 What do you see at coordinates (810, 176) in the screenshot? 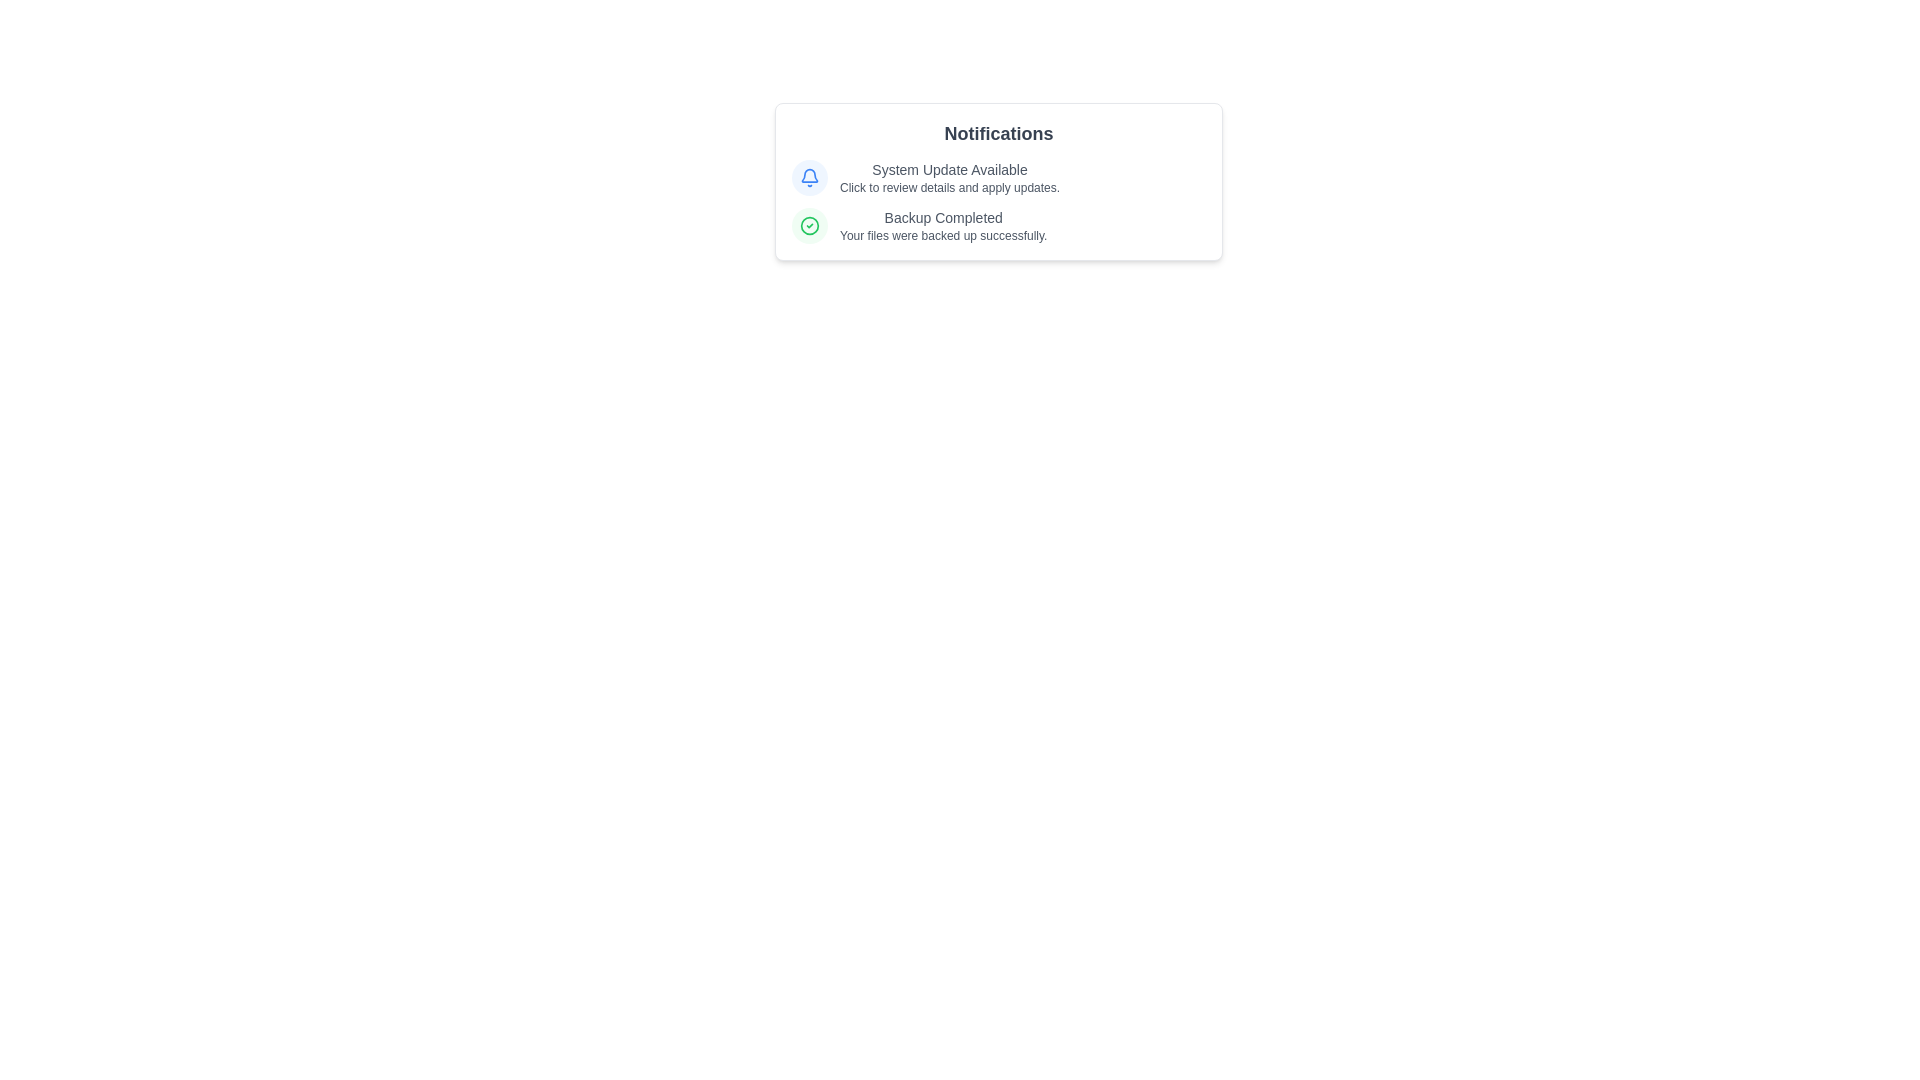
I see `the notification icon indicating 'System Update Available' located on the left side of the notification text` at bounding box center [810, 176].